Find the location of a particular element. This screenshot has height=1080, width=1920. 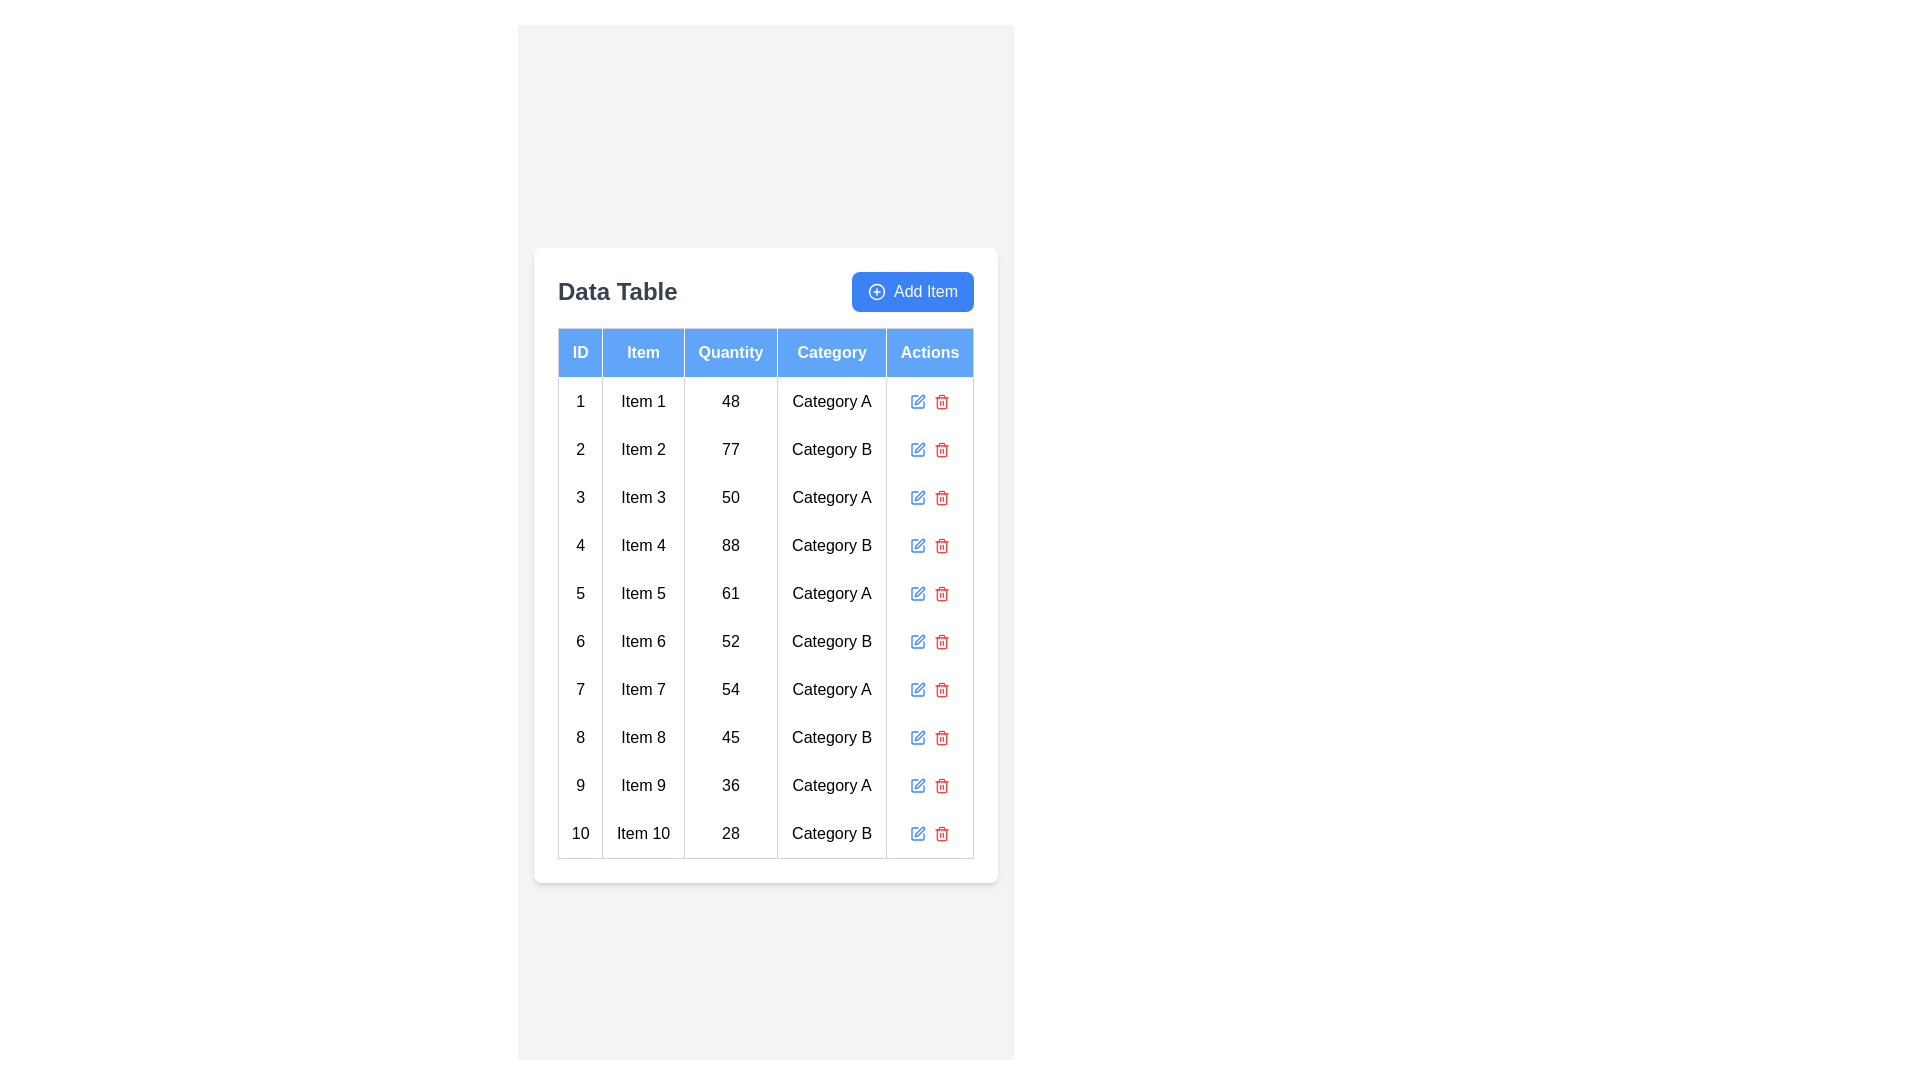

the circular outline icon with a plus symbol inside the 'Add Item' button located at the top right corner of the interface is located at coordinates (877, 291).